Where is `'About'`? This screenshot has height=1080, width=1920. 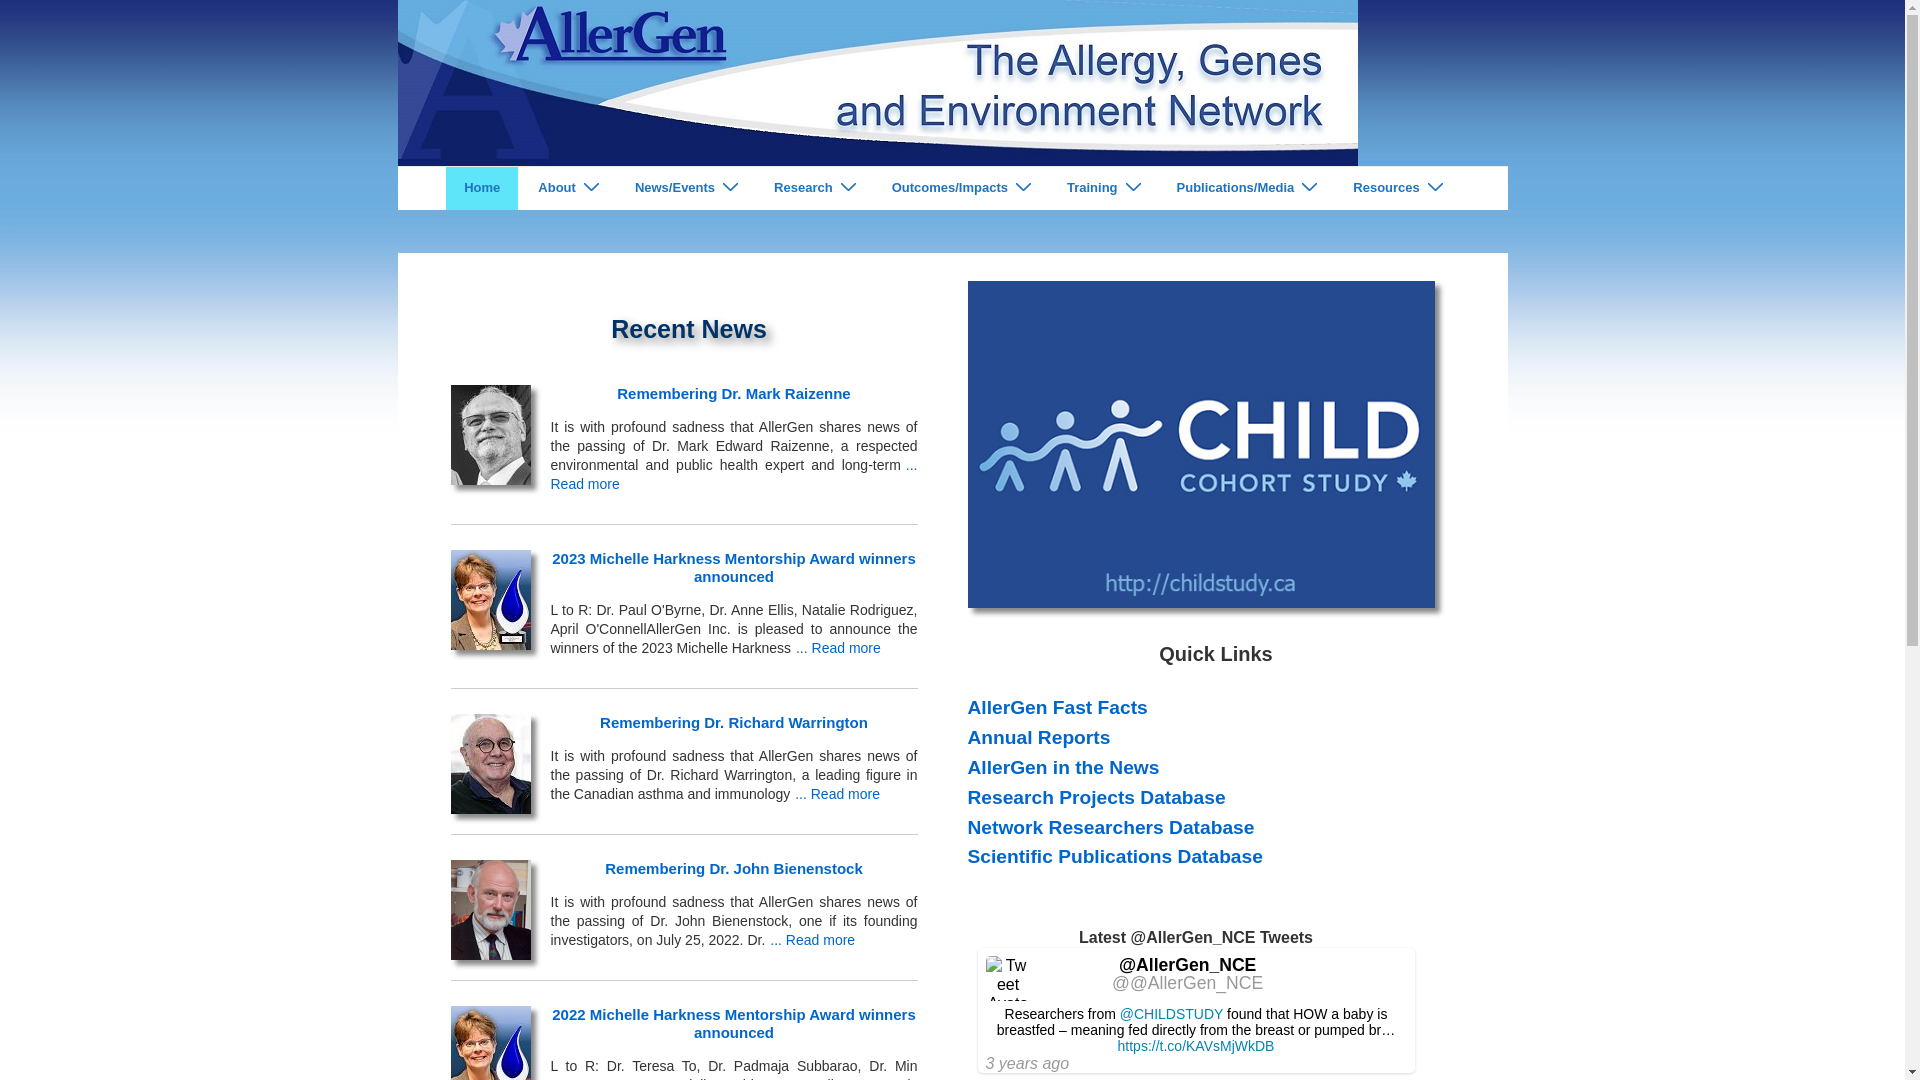
'About' is located at coordinates (519, 188).